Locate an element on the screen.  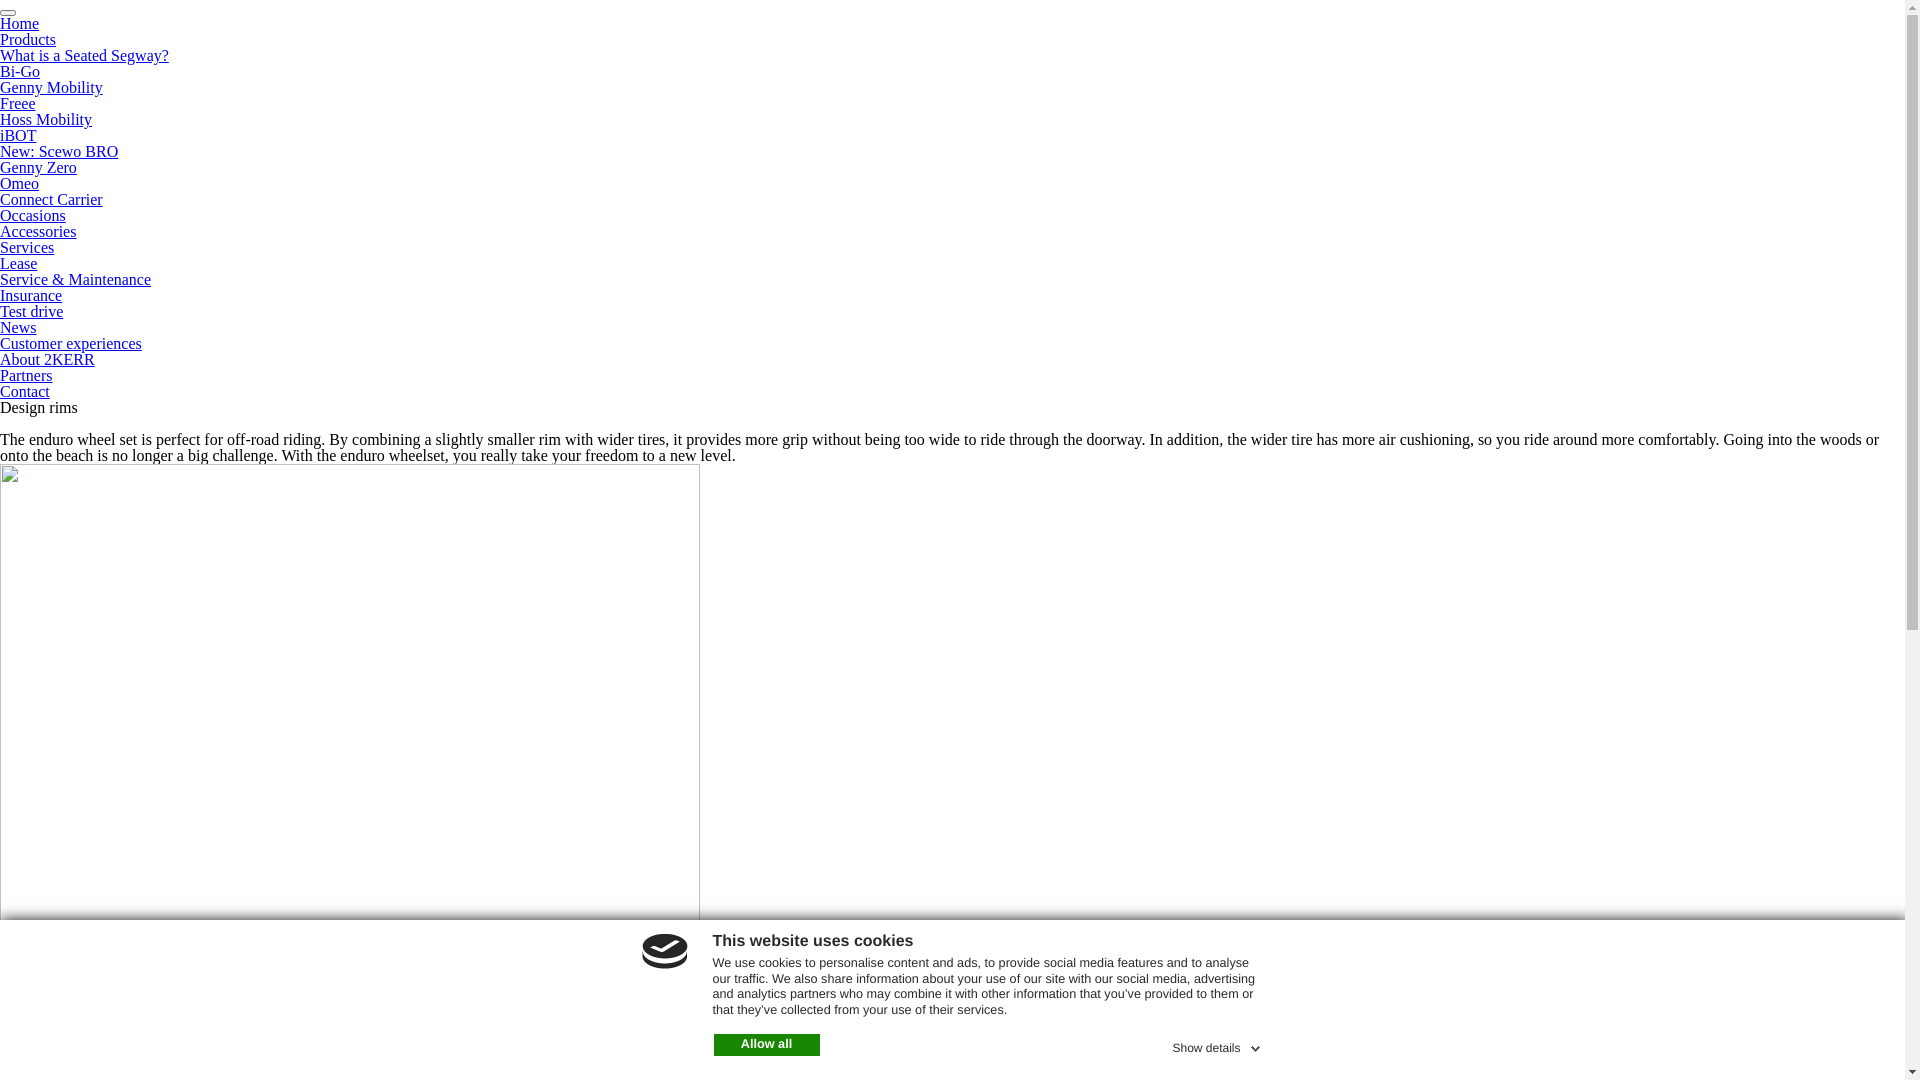
'New: Scewo BRO' is located at coordinates (0, 150).